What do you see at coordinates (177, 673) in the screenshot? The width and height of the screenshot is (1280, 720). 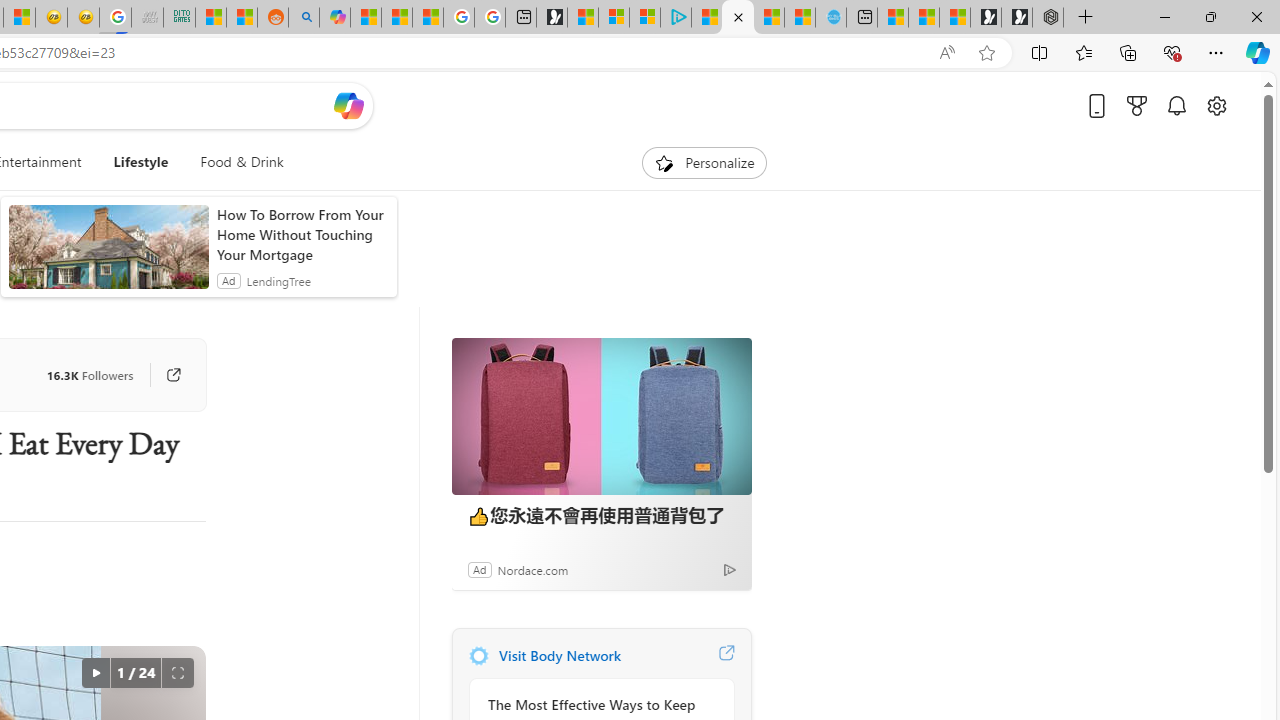 I see `'Full screen'` at bounding box center [177, 673].